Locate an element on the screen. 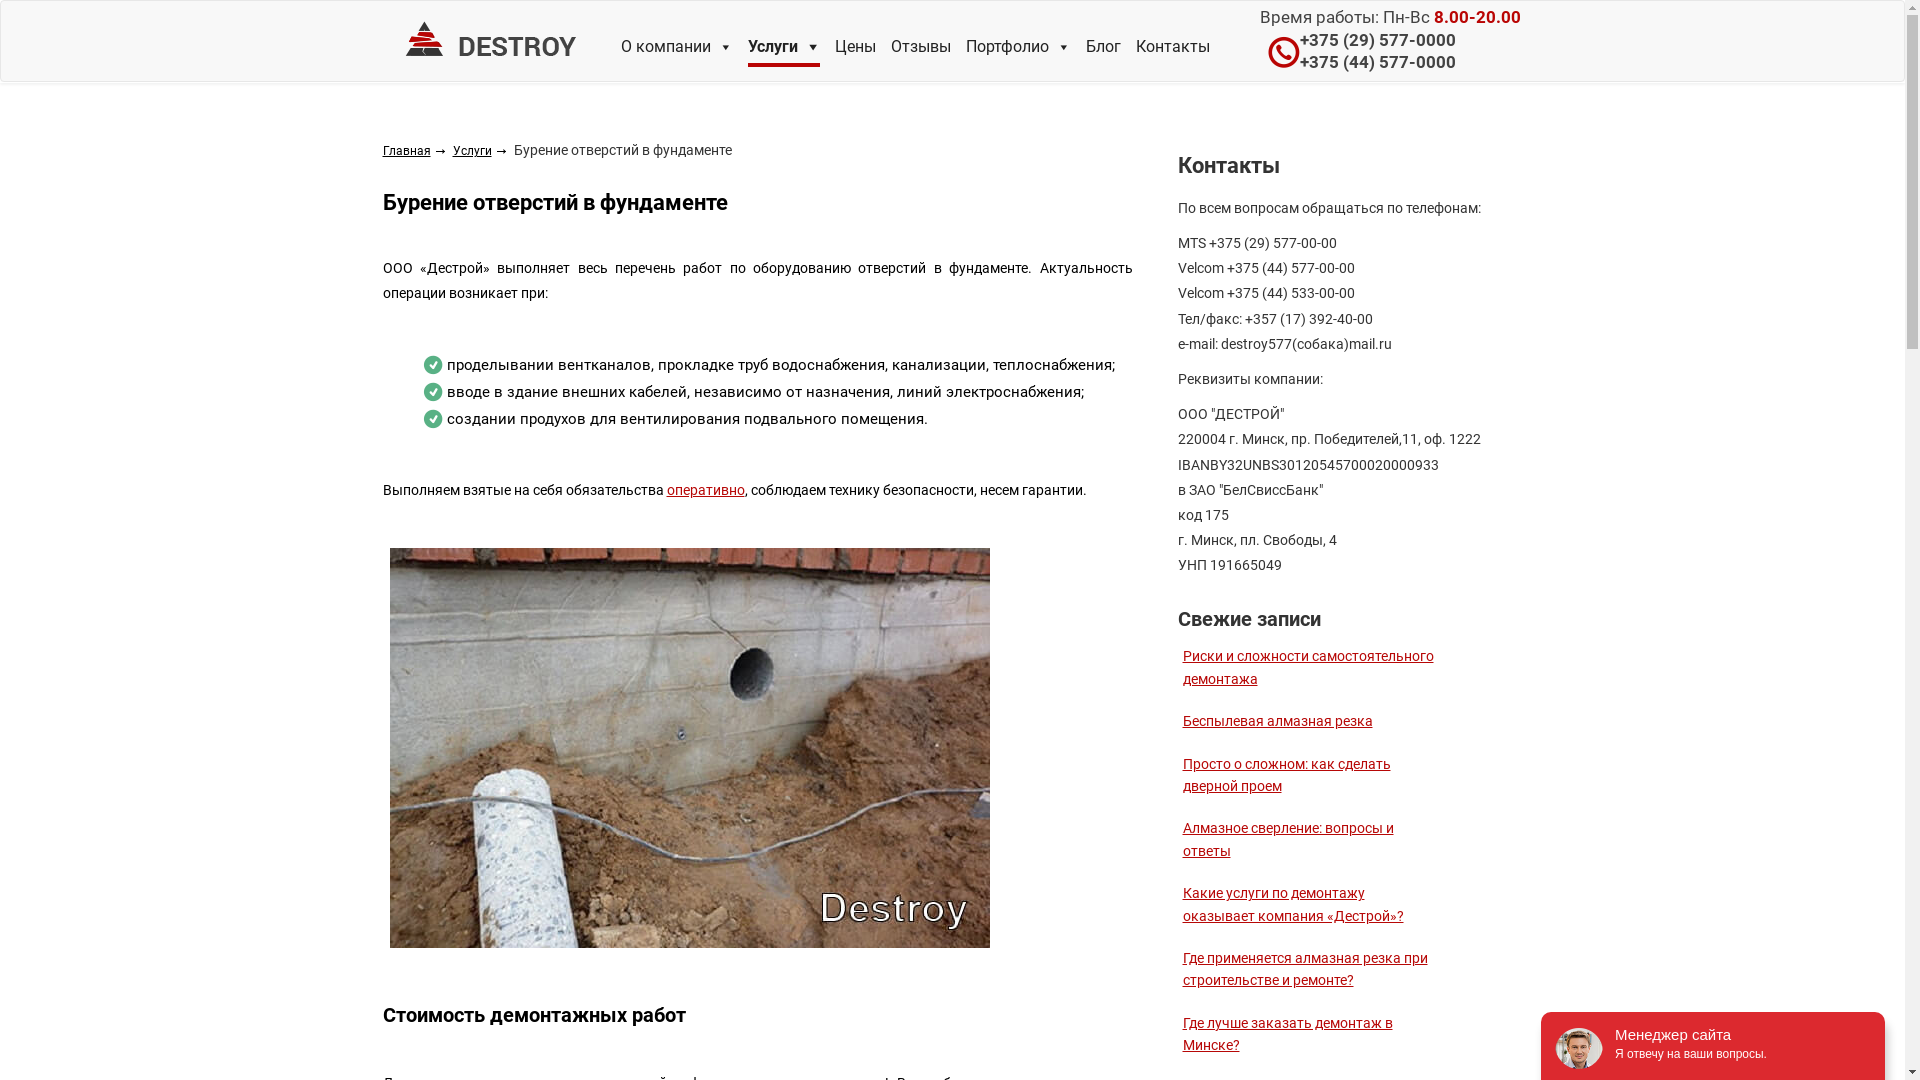  '+375 (44) 577-0000' is located at coordinates (1376, 60).